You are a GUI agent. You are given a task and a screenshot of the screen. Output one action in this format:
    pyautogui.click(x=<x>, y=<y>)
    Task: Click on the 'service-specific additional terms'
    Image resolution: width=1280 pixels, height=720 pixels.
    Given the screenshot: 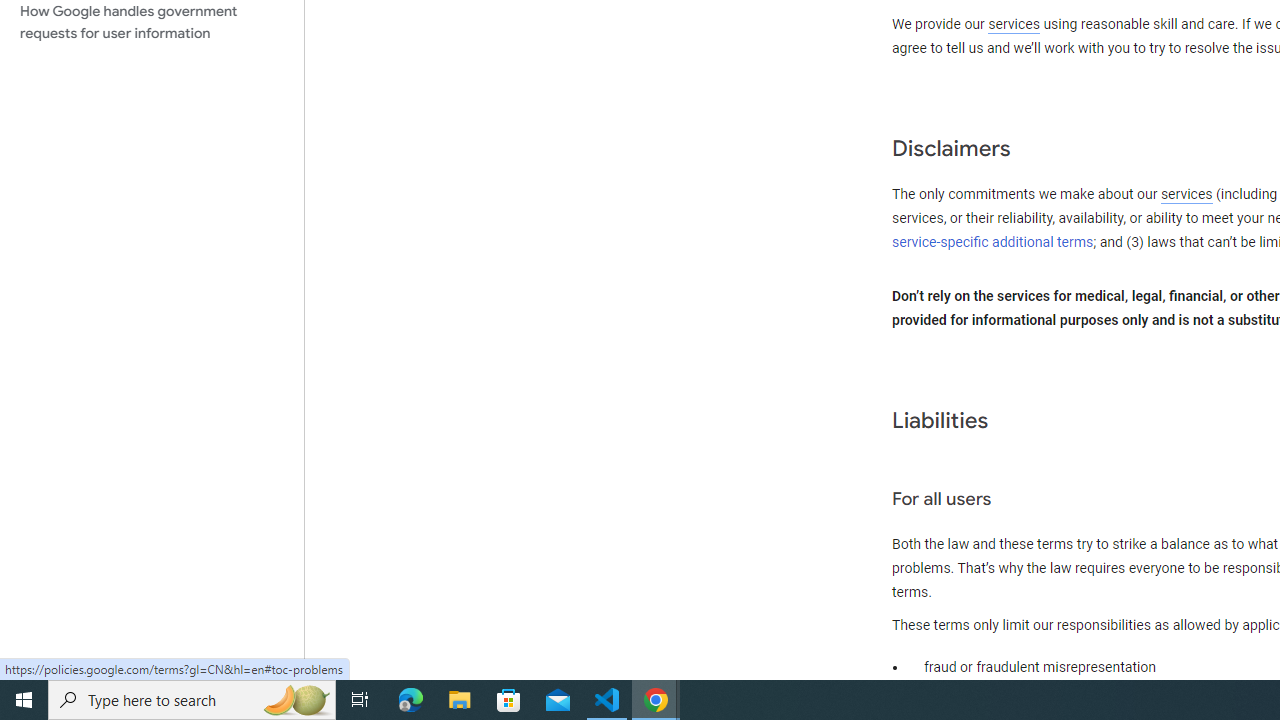 What is the action you would take?
    pyautogui.click(x=993, y=241)
    